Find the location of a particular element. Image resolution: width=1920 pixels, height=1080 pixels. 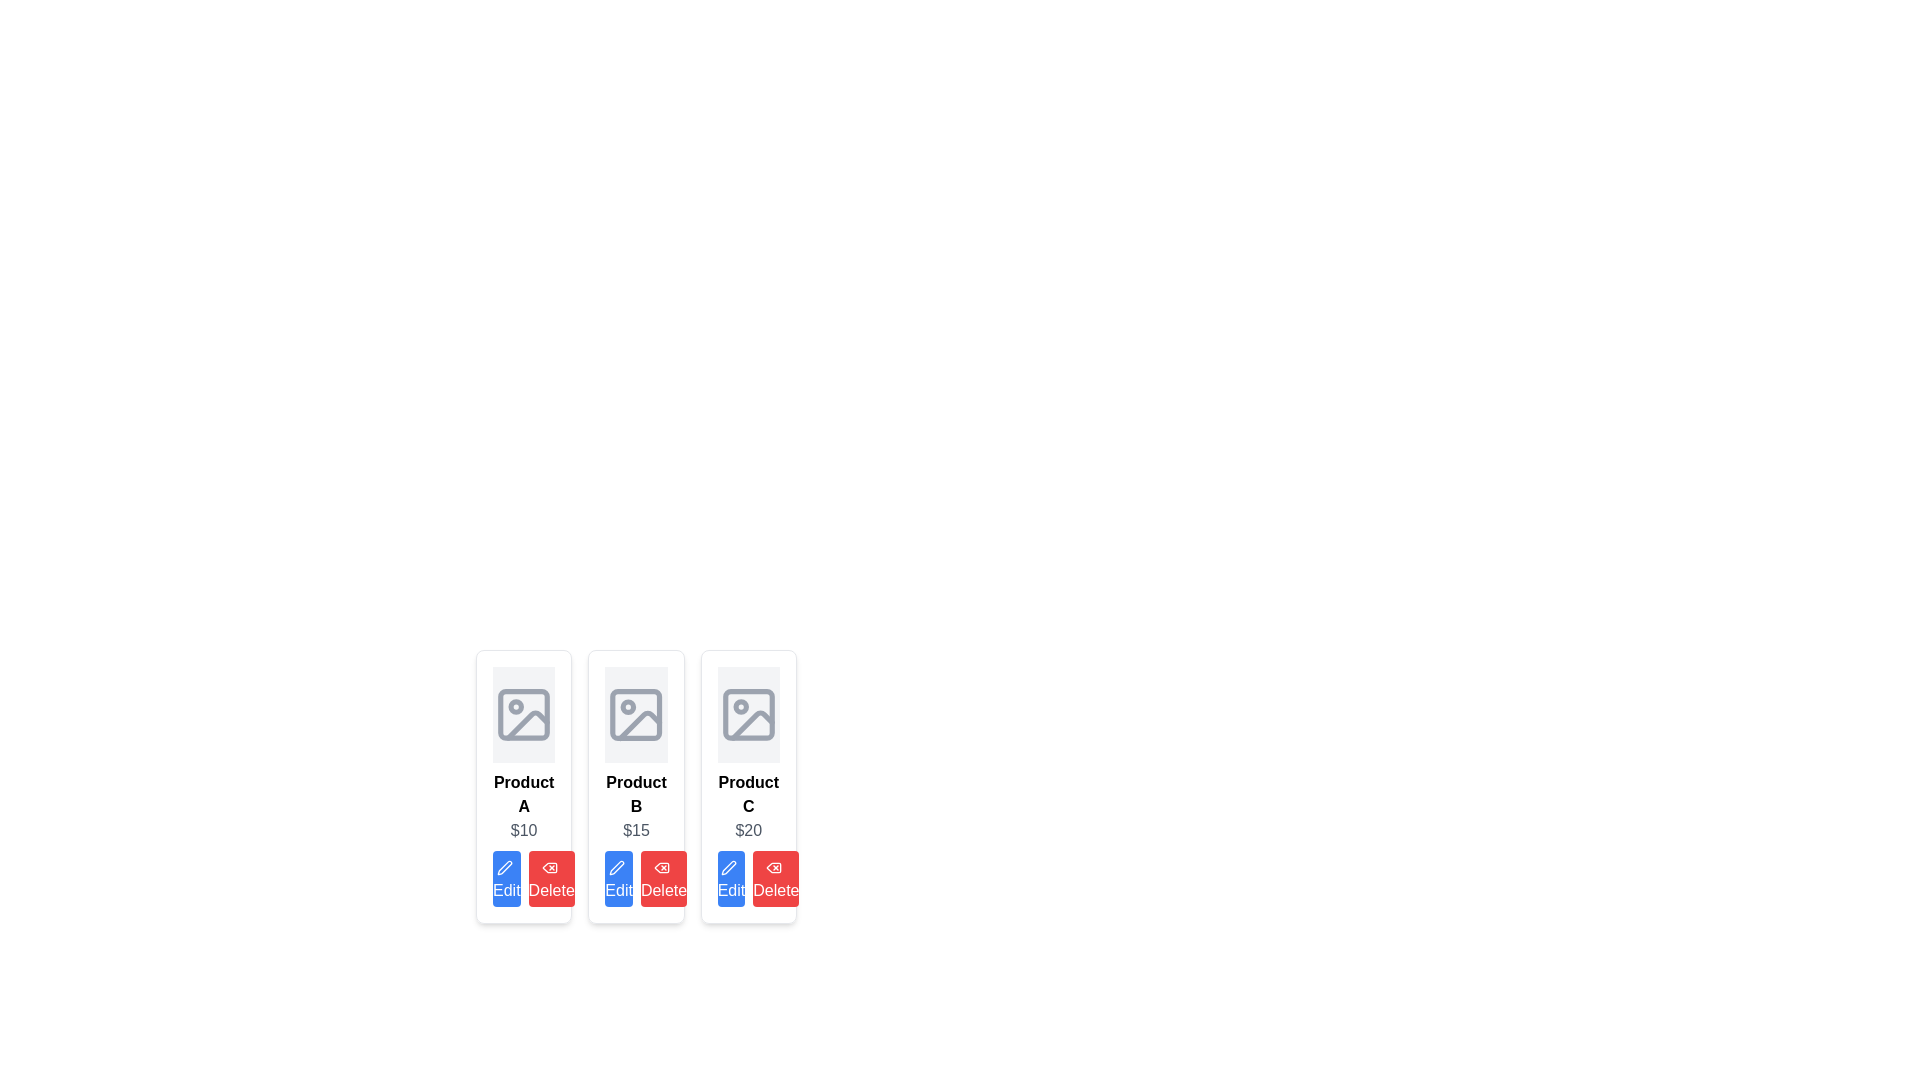

the static text element that displays the price information of 'Product B', which is located beneath the 'Product B' label and above the 'Edit' and 'Delete' buttons in the second card of the product list is located at coordinates (635, 830).